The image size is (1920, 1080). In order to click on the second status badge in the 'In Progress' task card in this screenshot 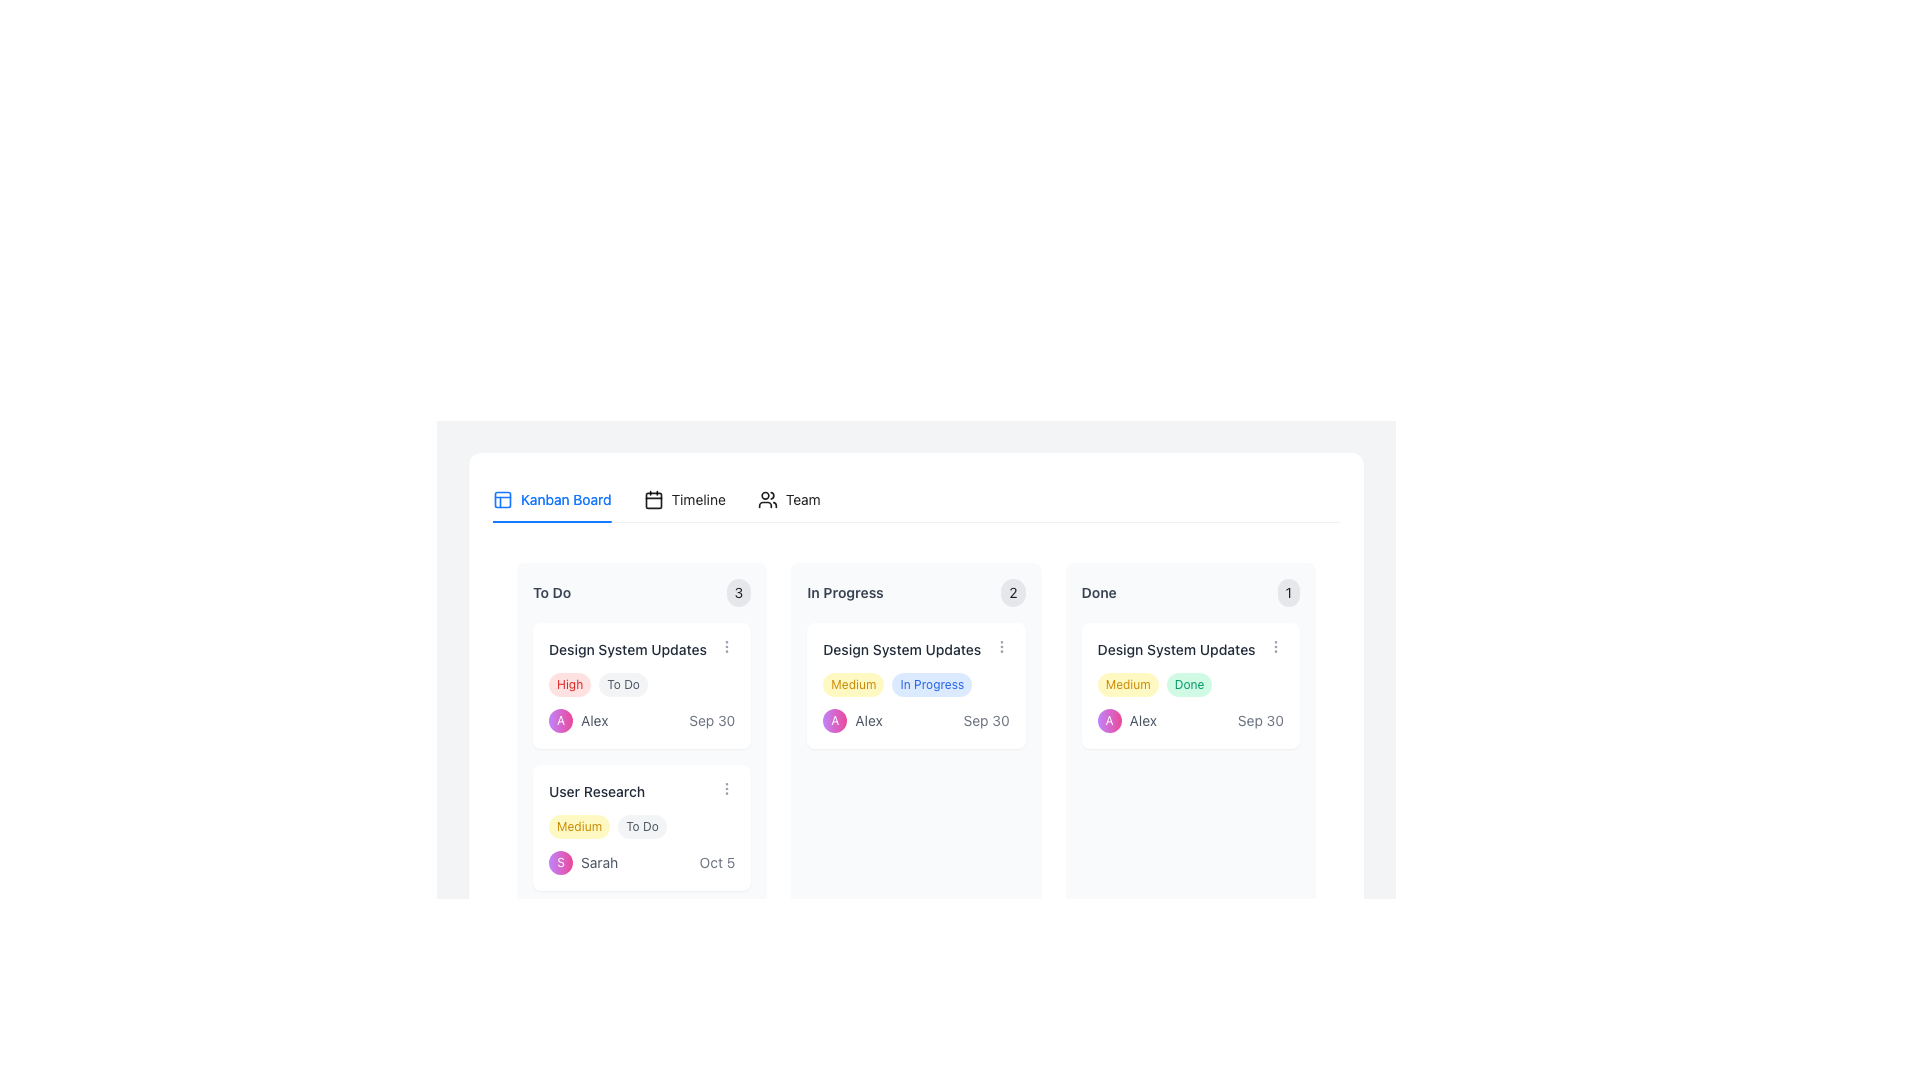, I will do `click(931, 684)`.